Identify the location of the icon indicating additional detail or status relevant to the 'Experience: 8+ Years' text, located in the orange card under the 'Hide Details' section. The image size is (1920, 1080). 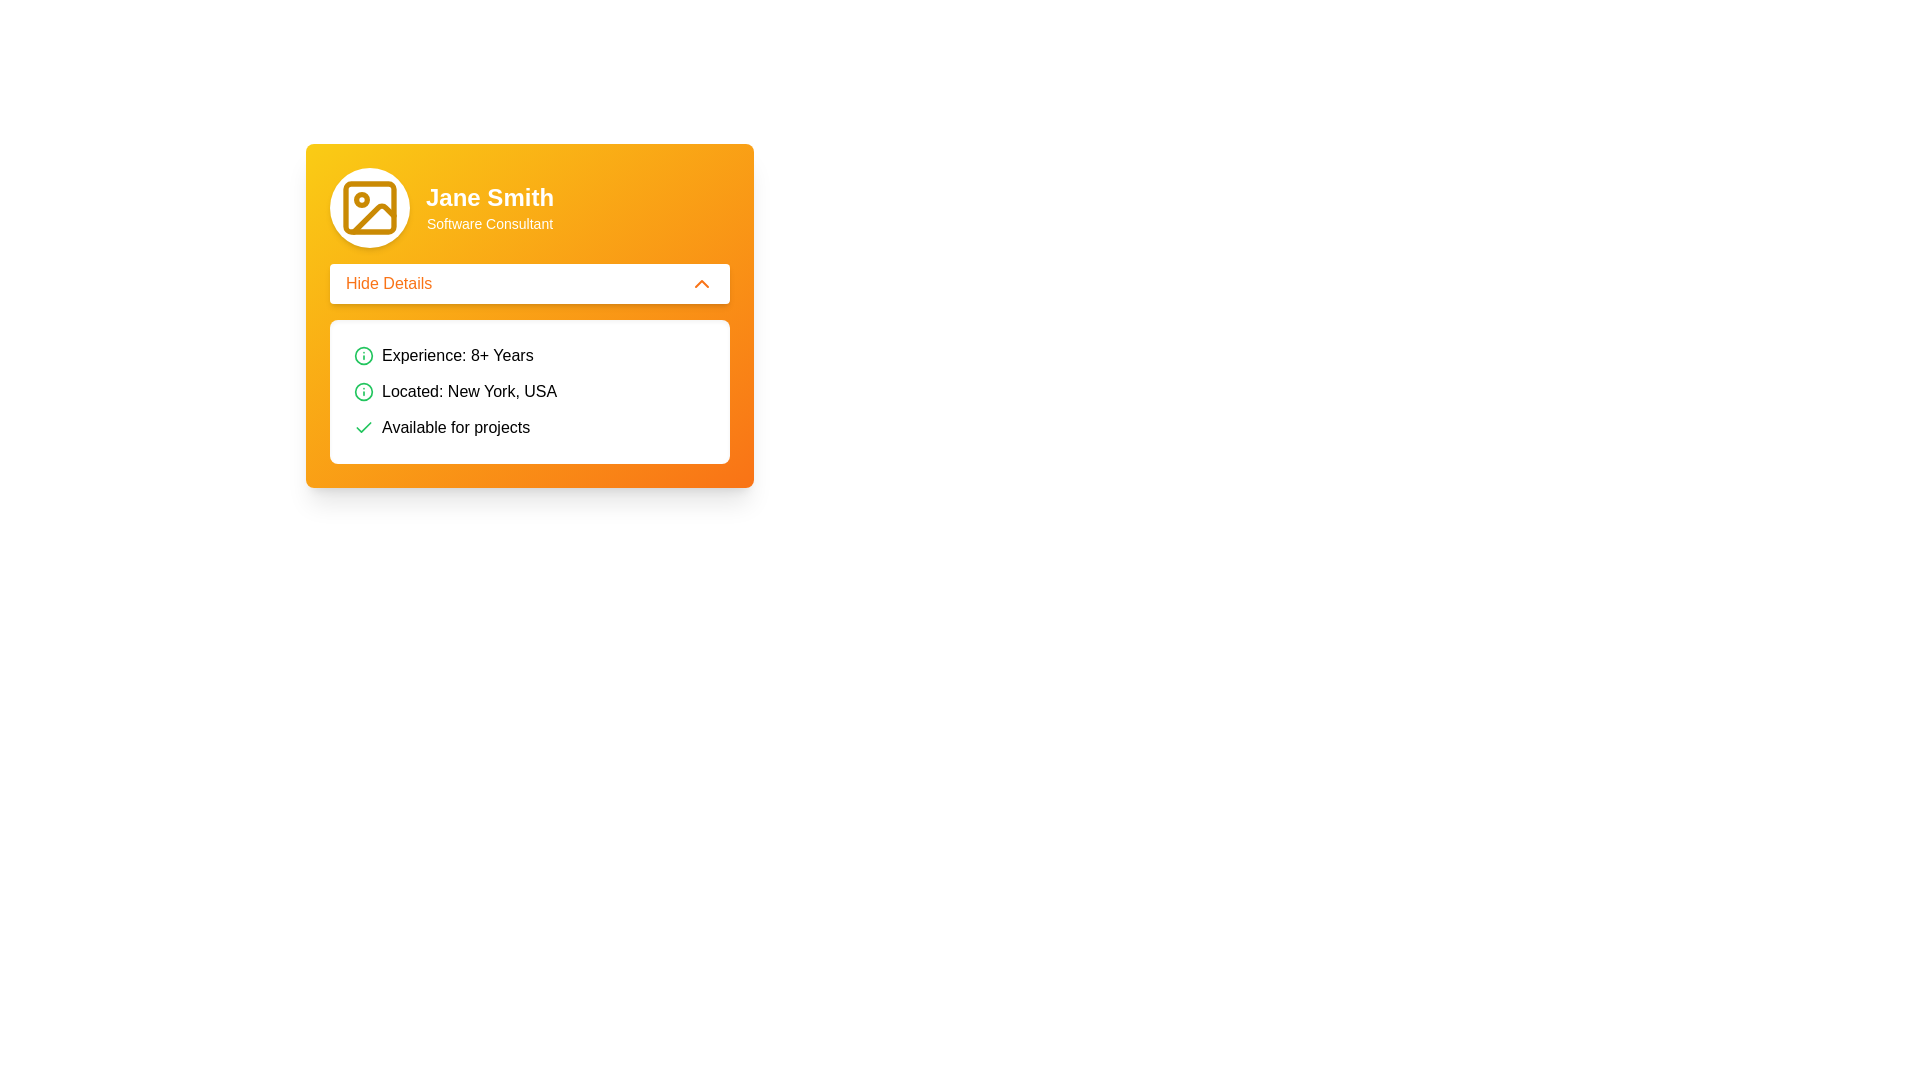
(364, 354).